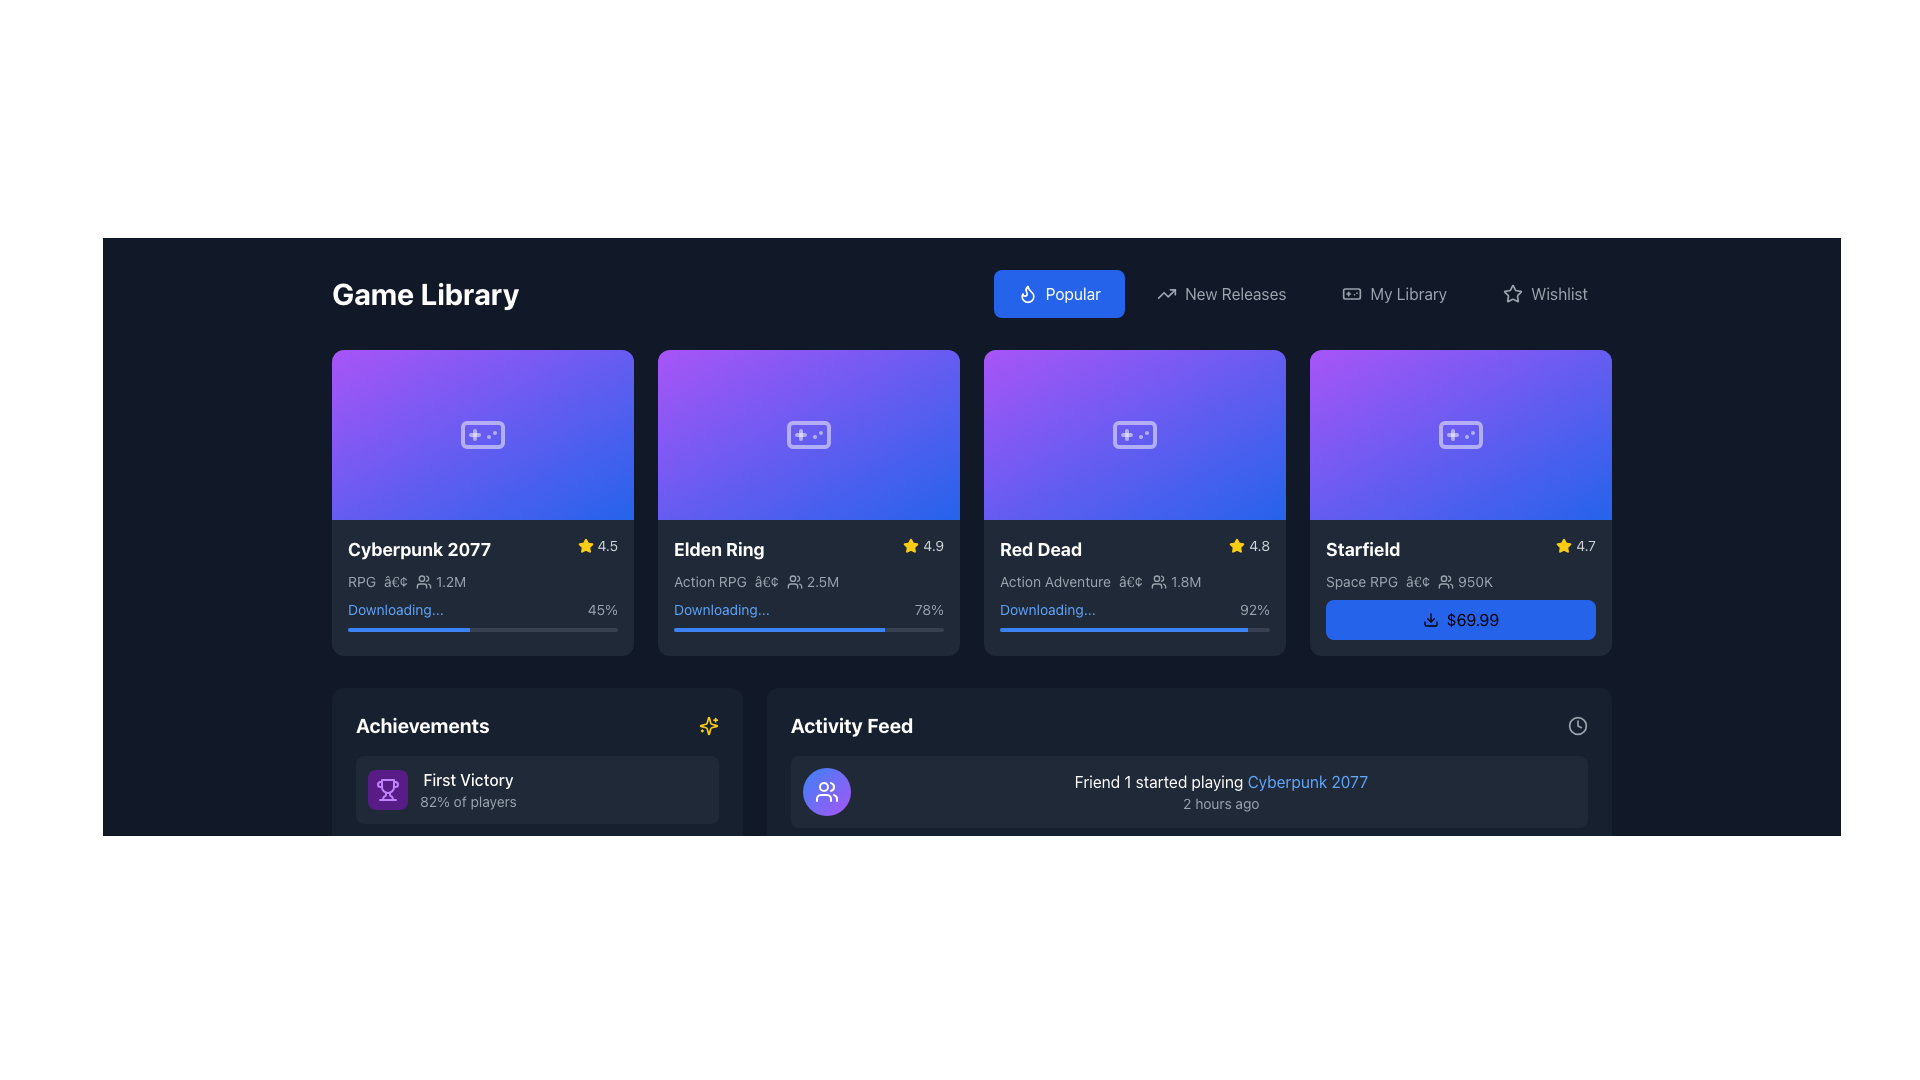 This screenshot has height=1080, width=1920. Describe the element at coordinates (1236, 545) in the screenshot. I see `the Rating star icon, which visually represents a rating in the game's score system, located to the left of the text '4.8.'` at that location.